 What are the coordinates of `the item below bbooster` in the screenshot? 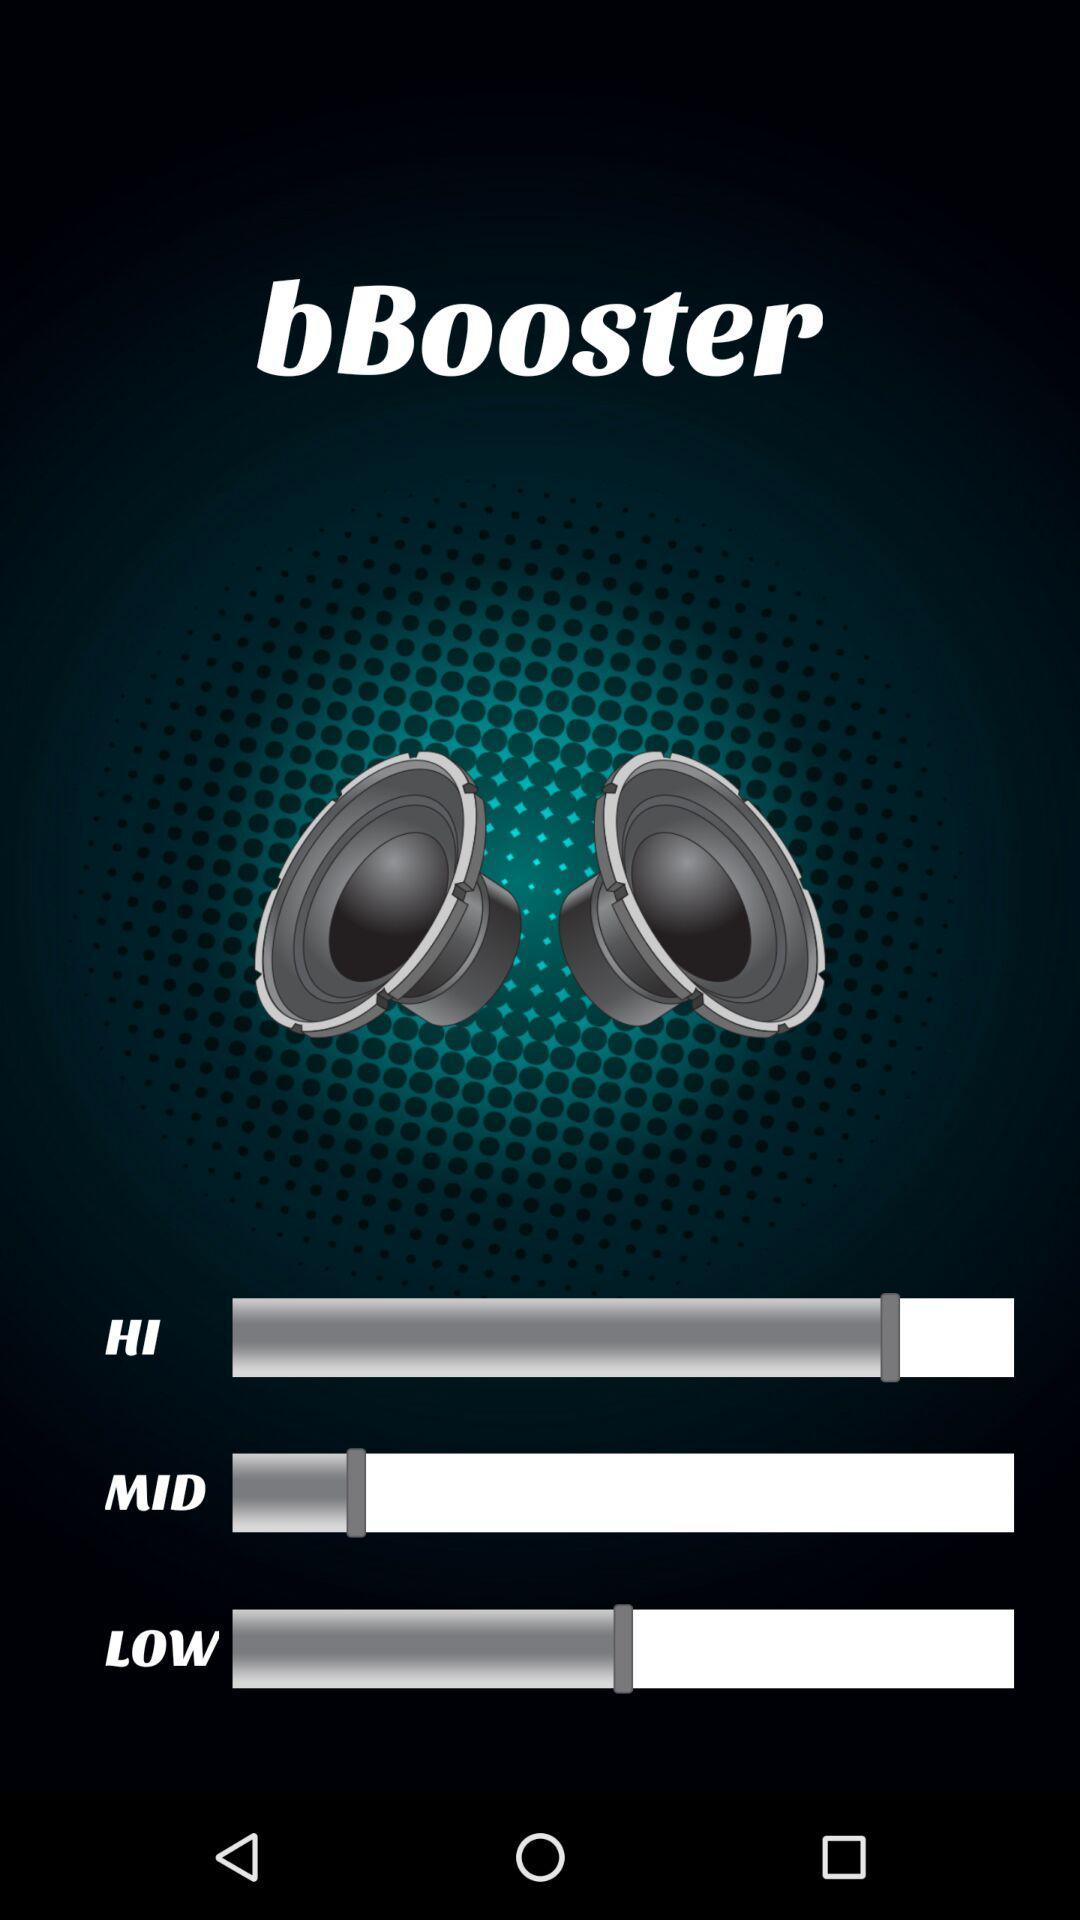 It's located at (540, 893).